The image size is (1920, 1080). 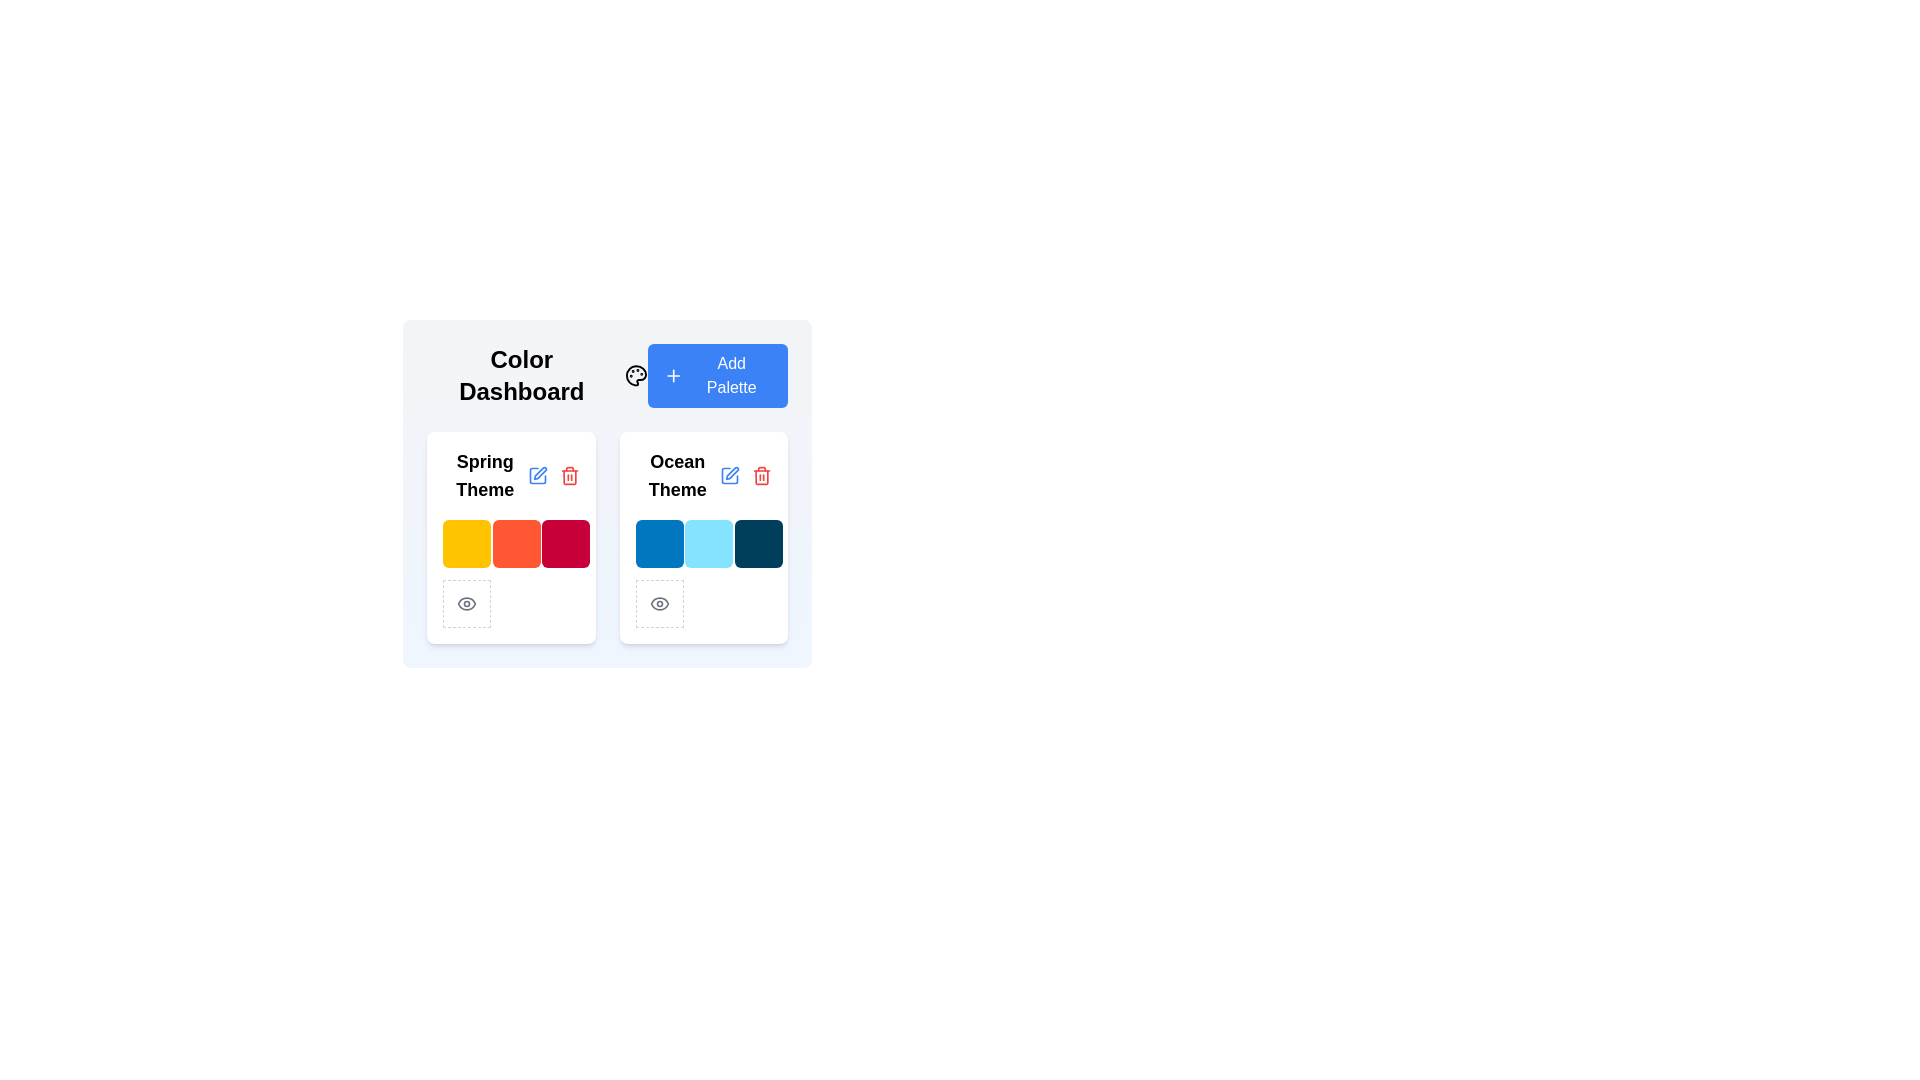 I want to click on the button located in the top-right corner of the 'Color Dashboard' header section, so click(x=718, y=375).